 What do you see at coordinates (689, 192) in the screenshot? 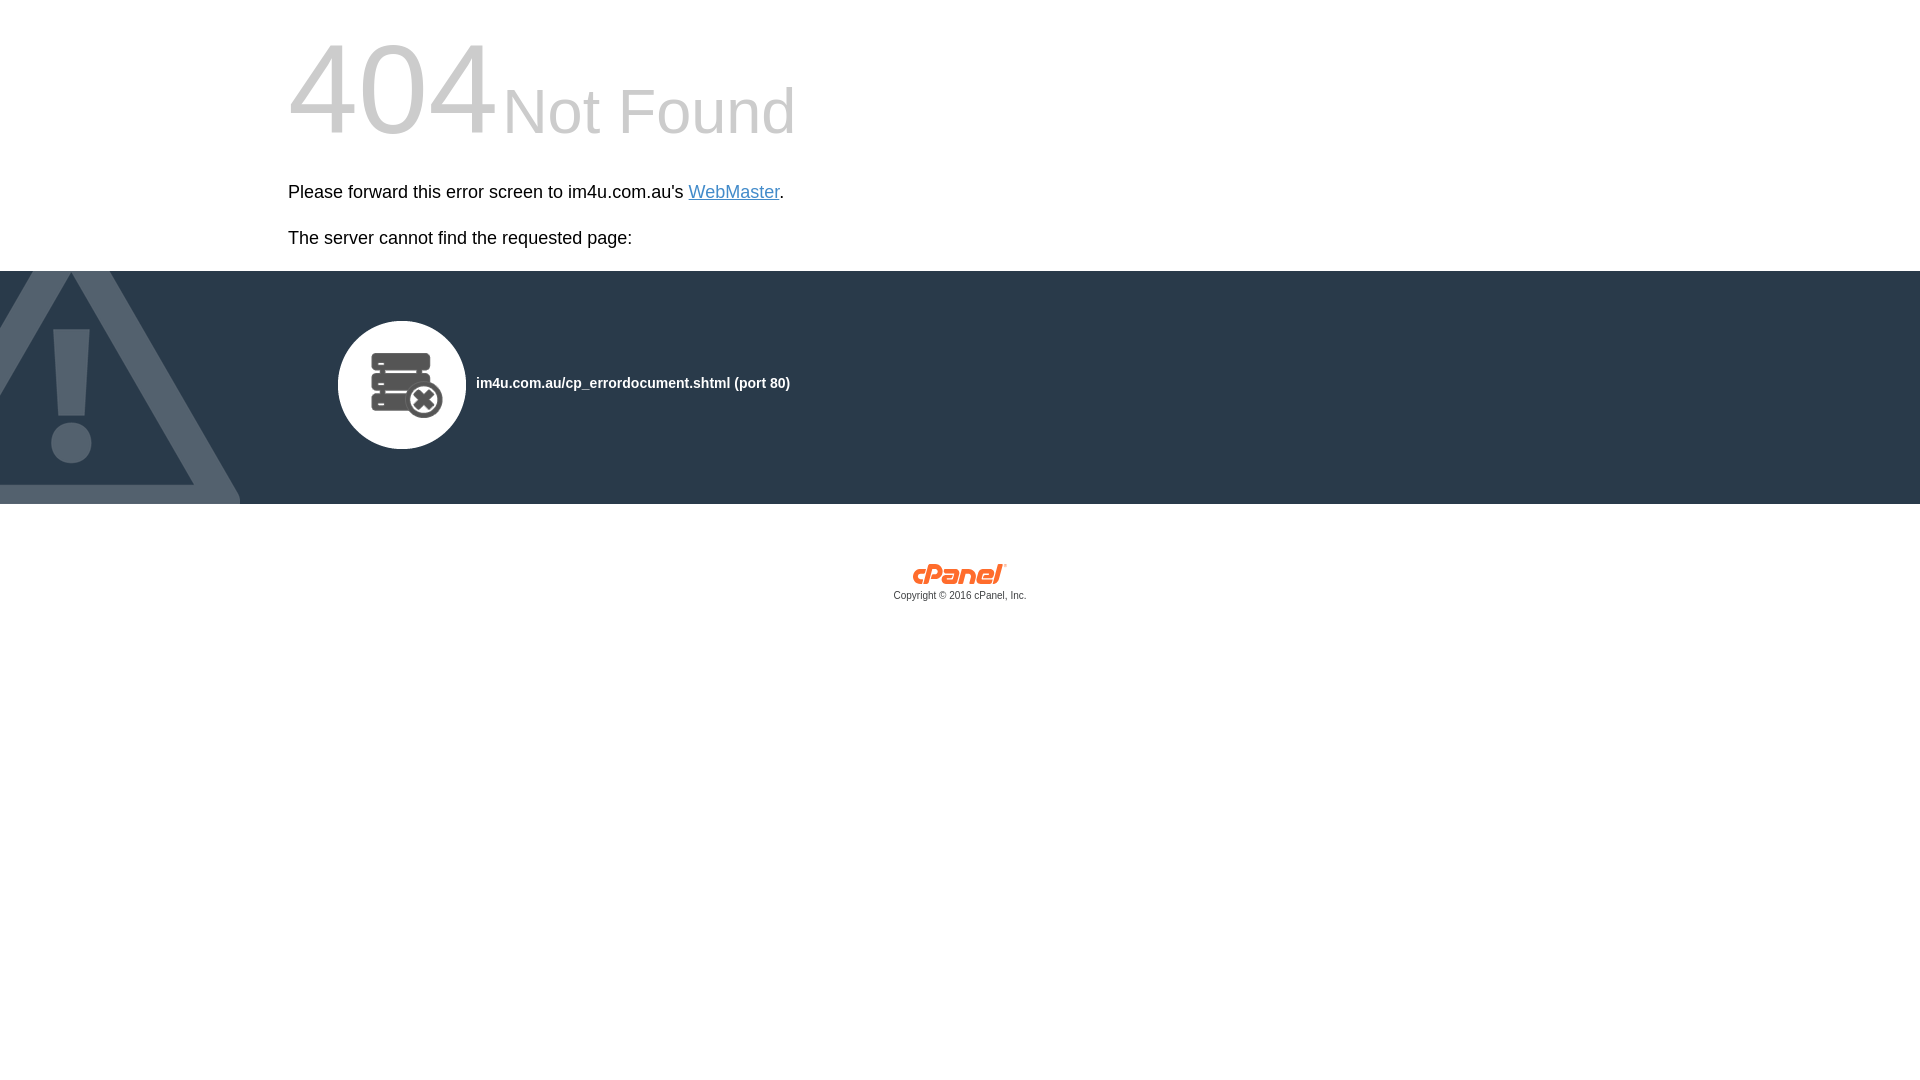
I see `'WebMaster'` at bounding box center [689, 192].